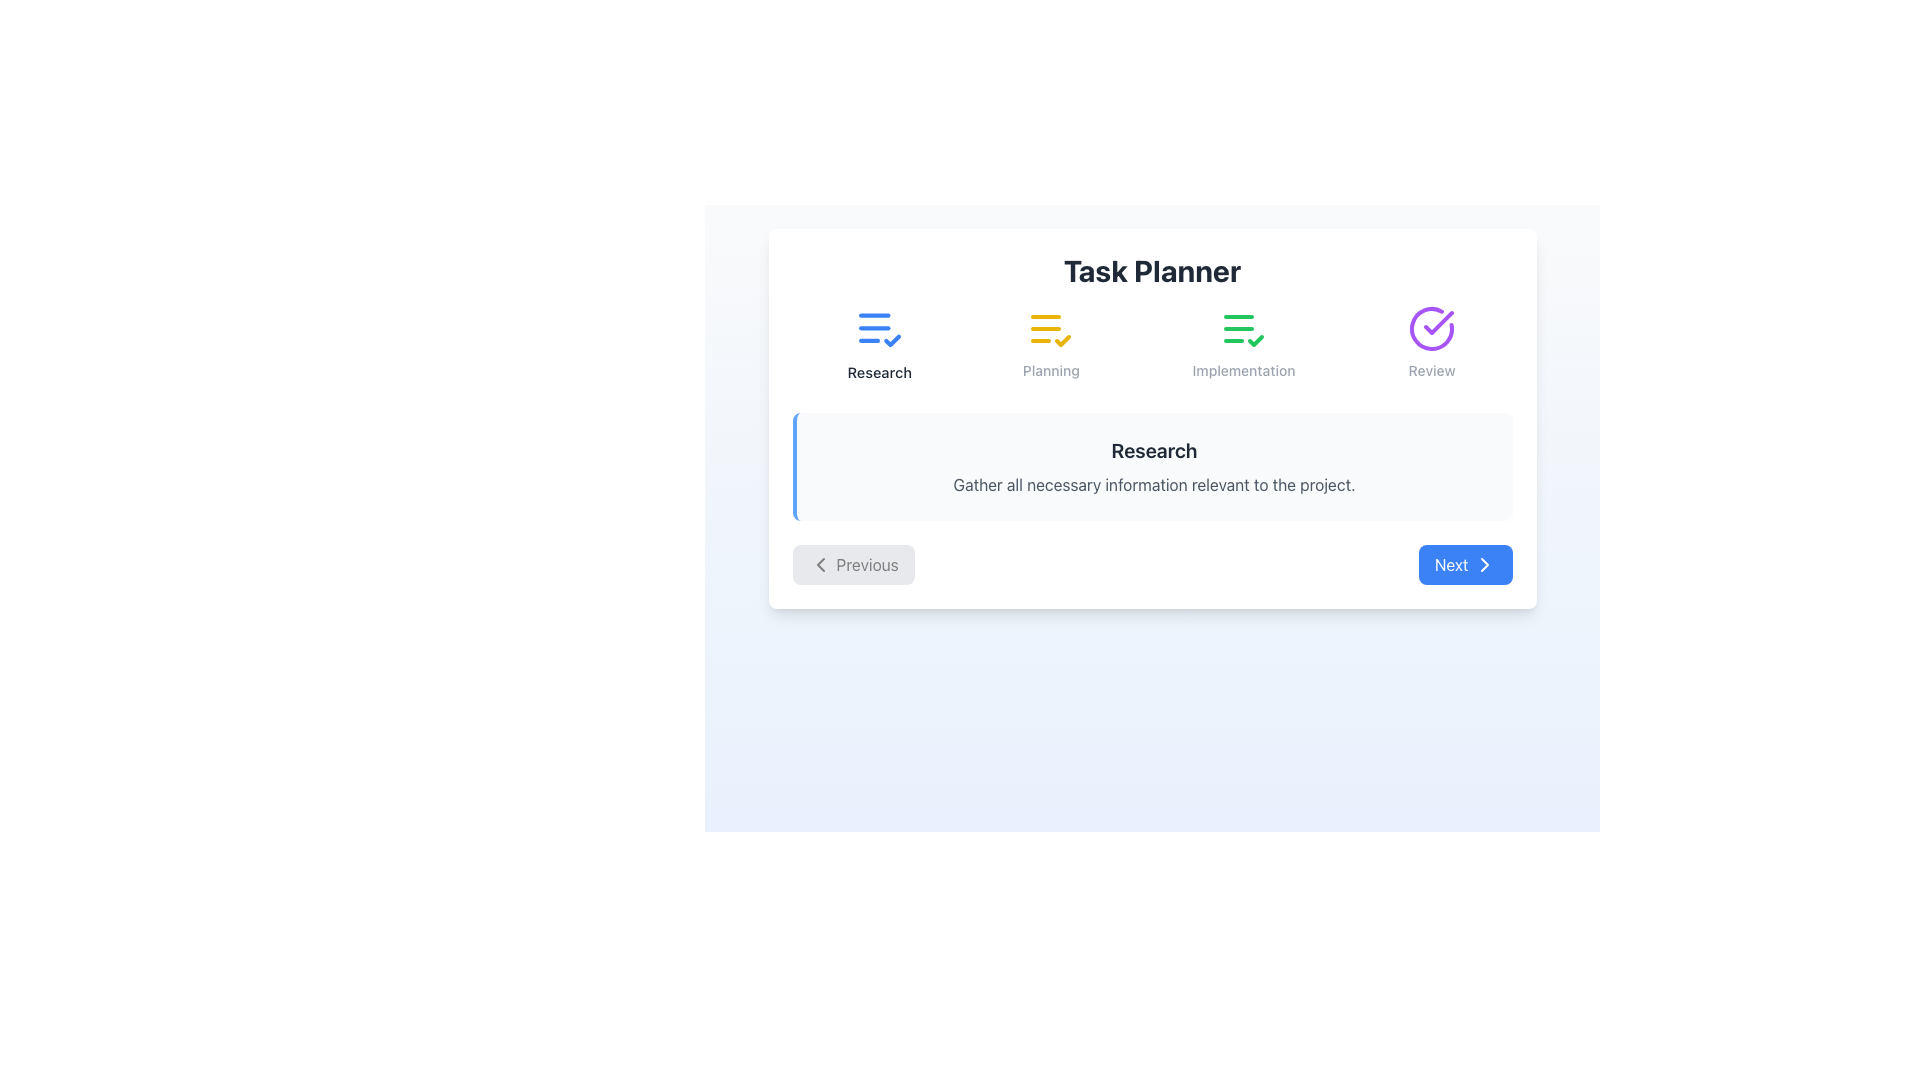 This screenshot has height=1080, width=1920. Describe the element at coordinates (1242, 327) in the screenshot. I see `the 'Implementation' phase icon, which is the third in a row of four icons` at that location.